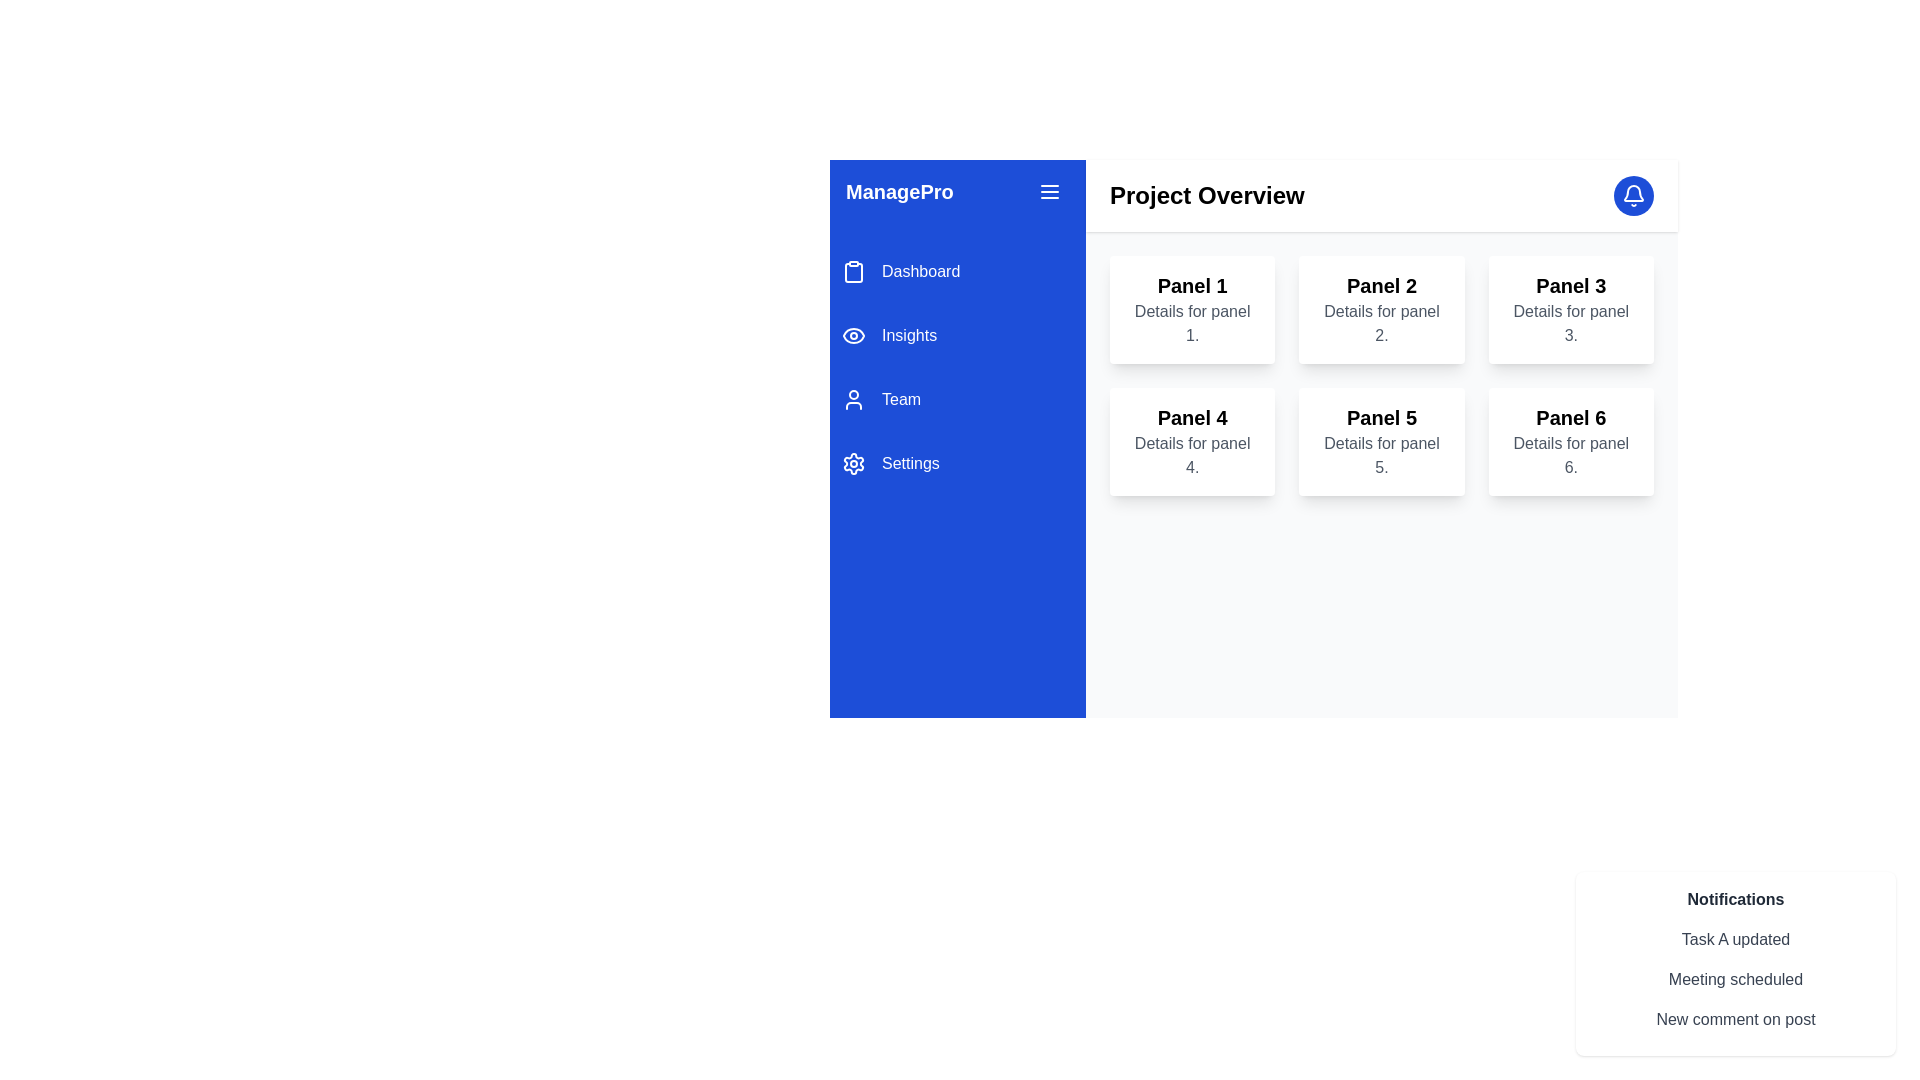 The image size is (1920, 1080). Describe the element at coordinates (1633, 193) in the screenshot. I see `the blue bell icon located in the top-right area of the layout, which is part of an SVG icon set and represents a notification` at that location.